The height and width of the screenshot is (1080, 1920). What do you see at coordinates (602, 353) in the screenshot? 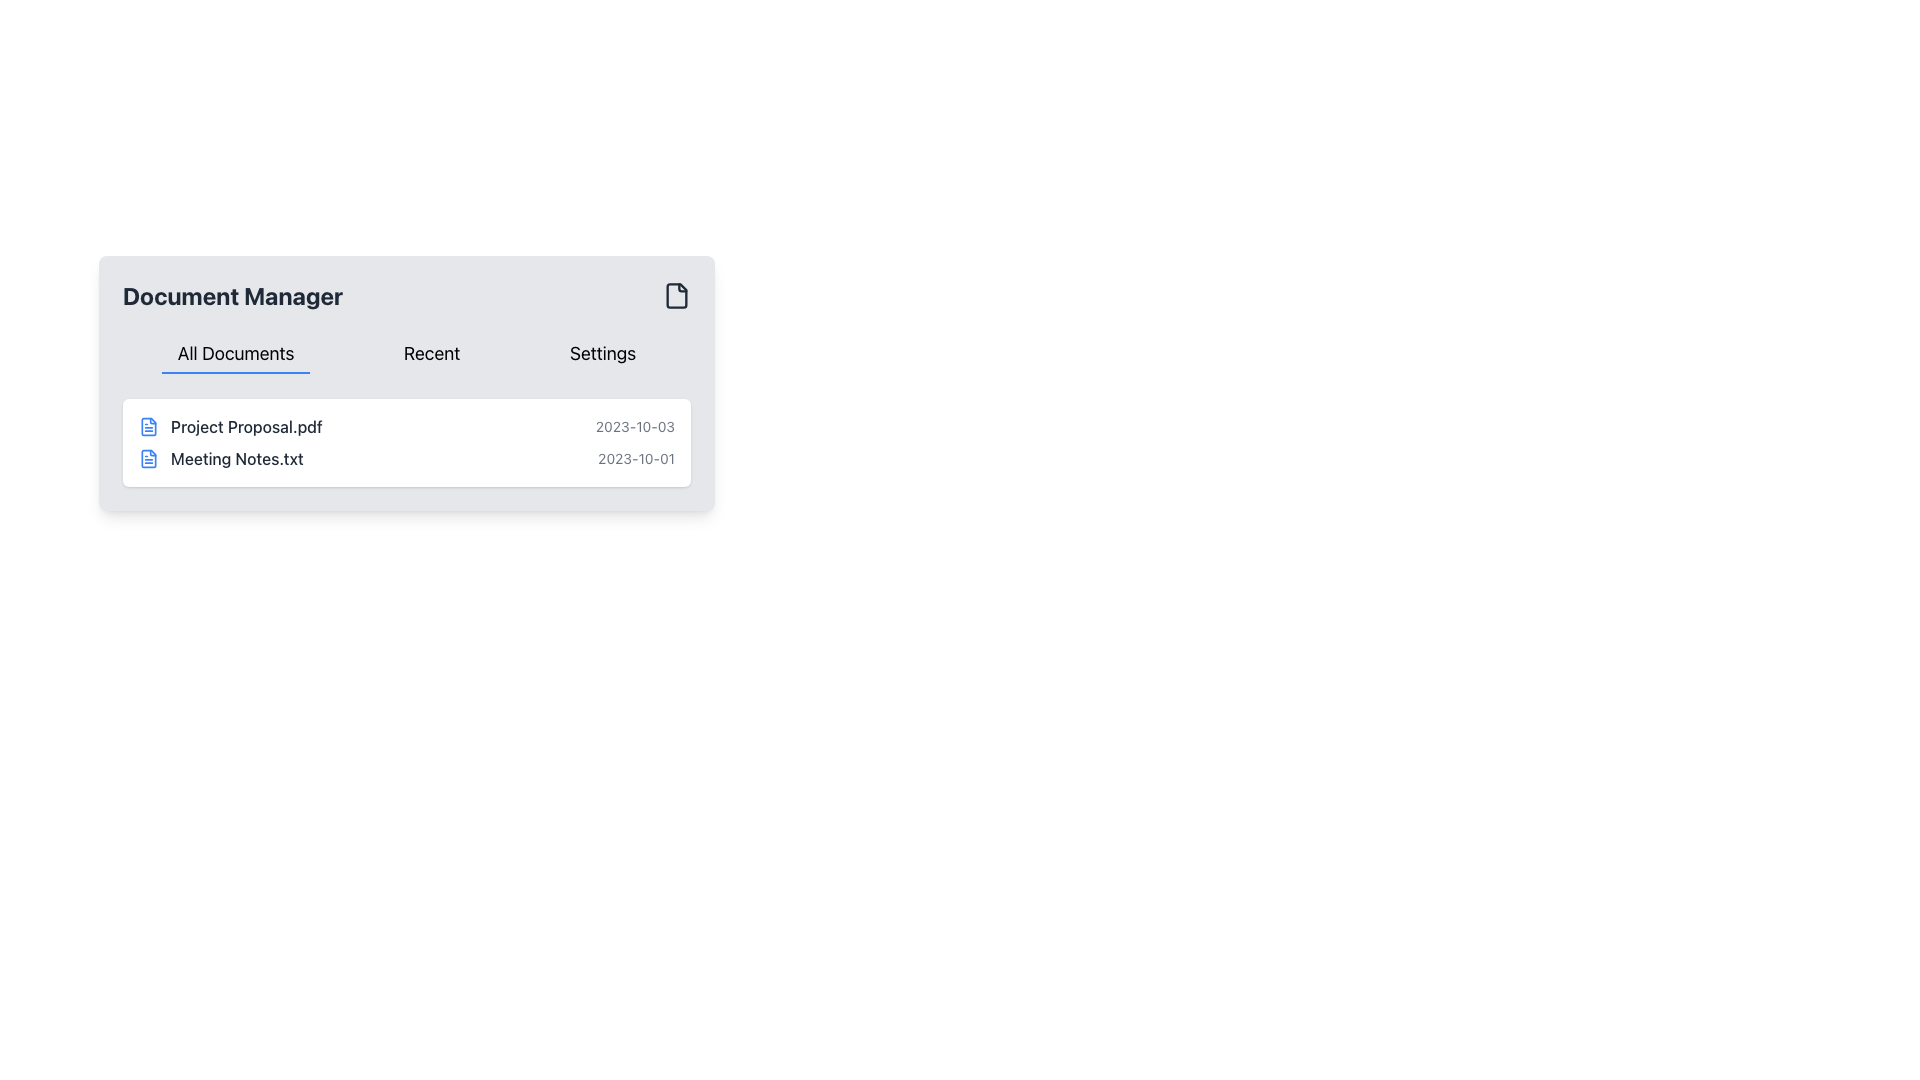
I see `the 'Settings' button, which is the last item in the horizontal menu bar` at bounding box center [602, 353].